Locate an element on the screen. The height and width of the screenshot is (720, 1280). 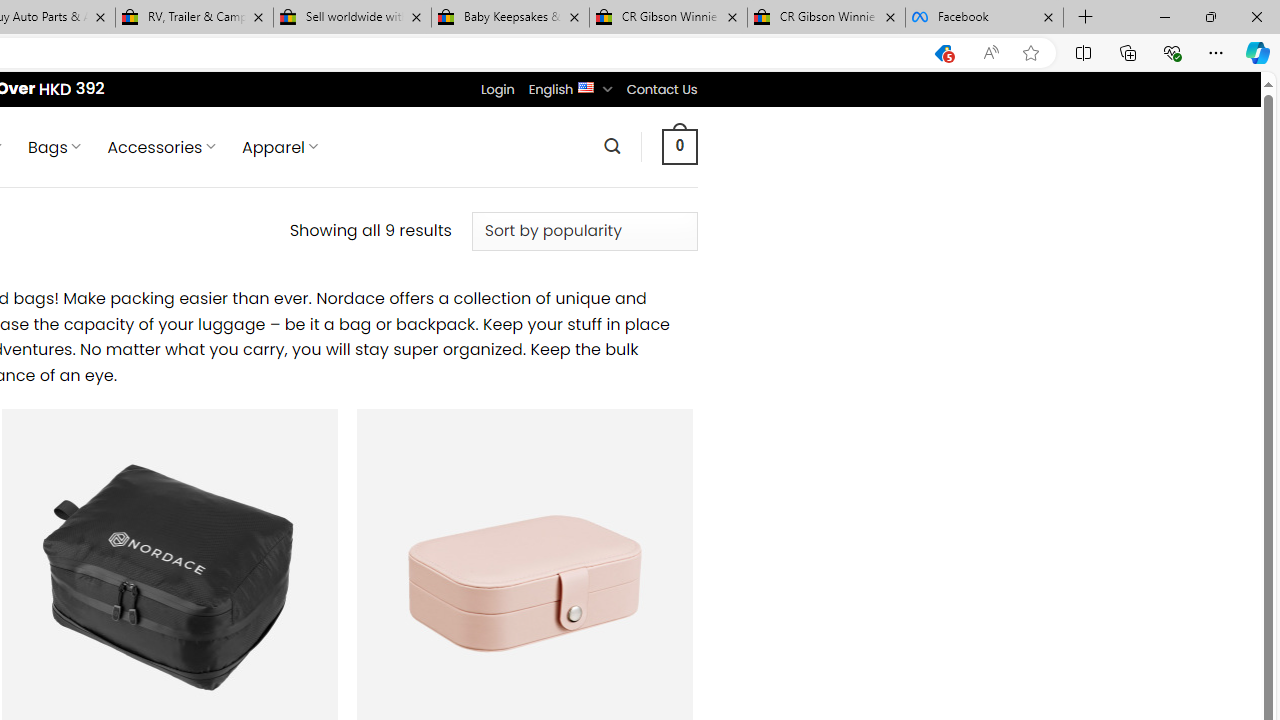
'Collections' is located at coordinates (1128, 51).